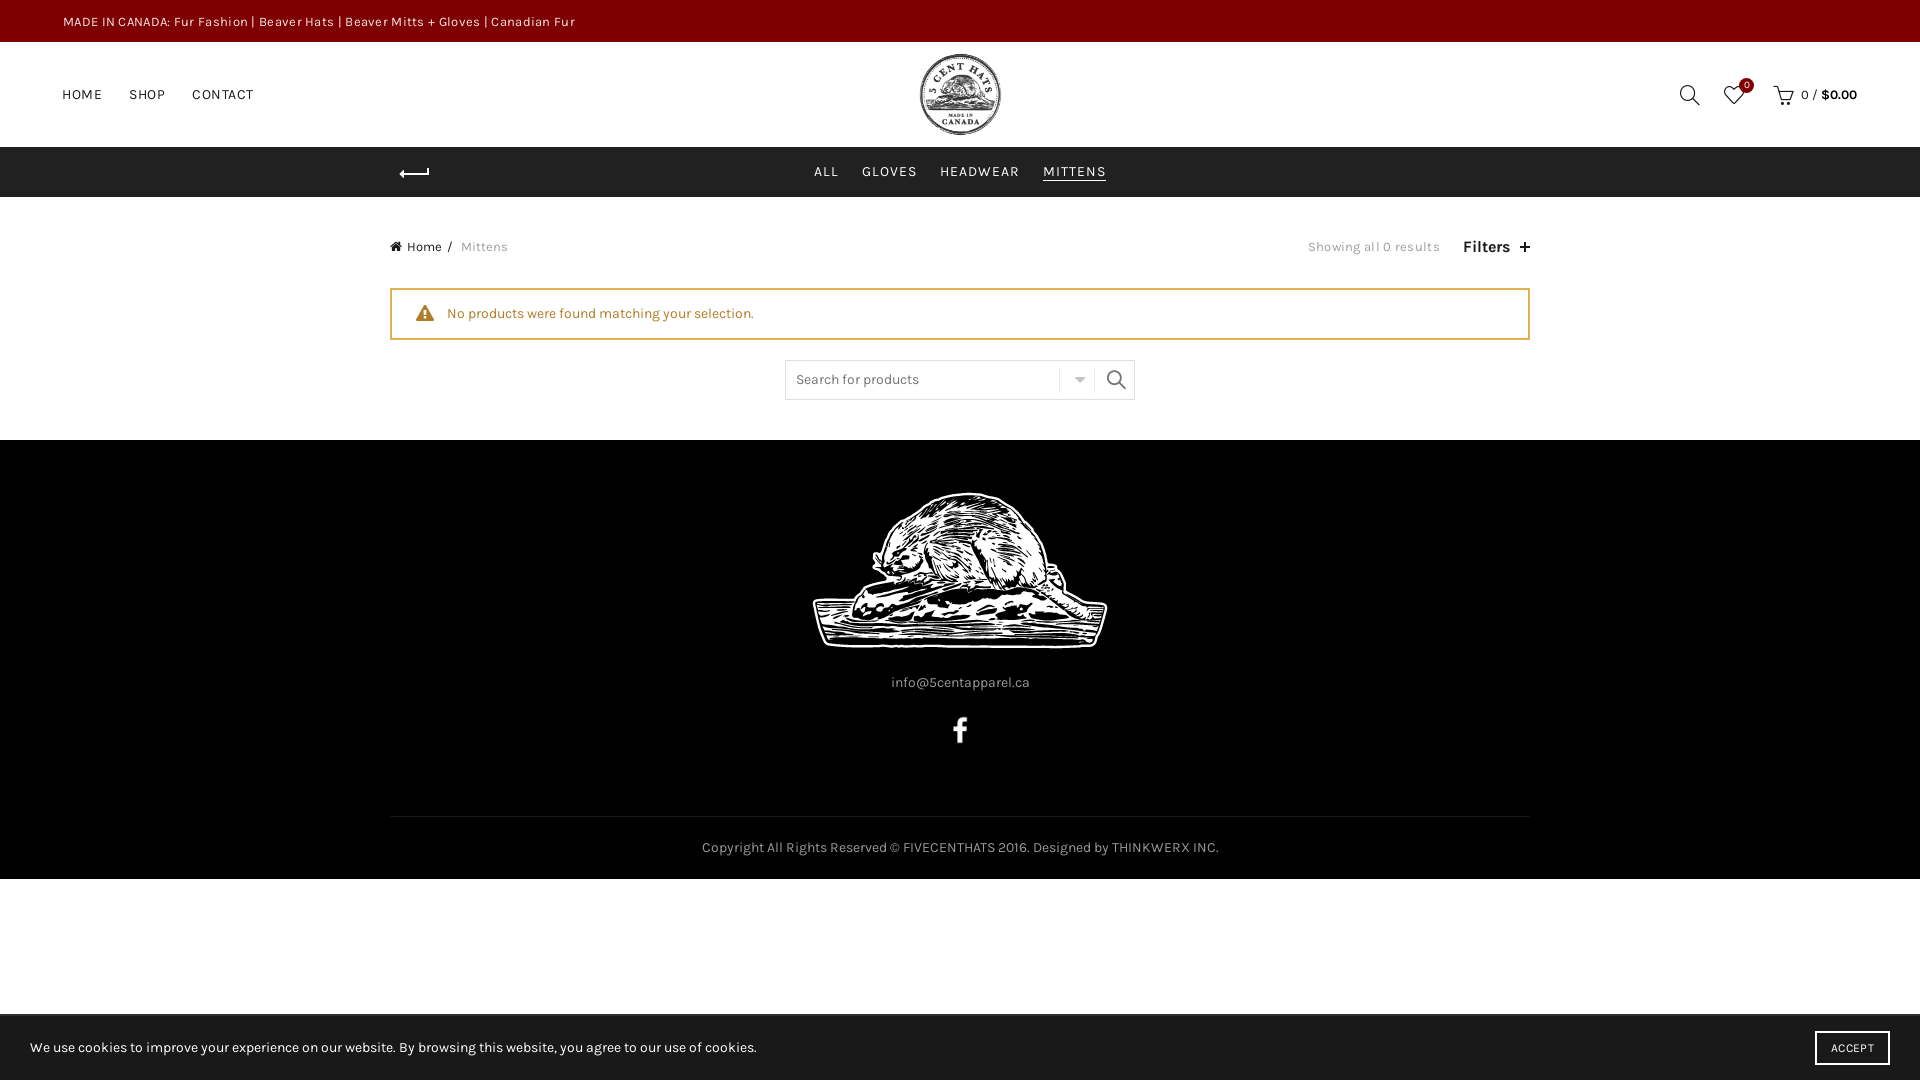  What do you see at coordinates (1812, 95) in the screenshot?
I see `'0 / $0.00'` at bounding box center [1812, 95].